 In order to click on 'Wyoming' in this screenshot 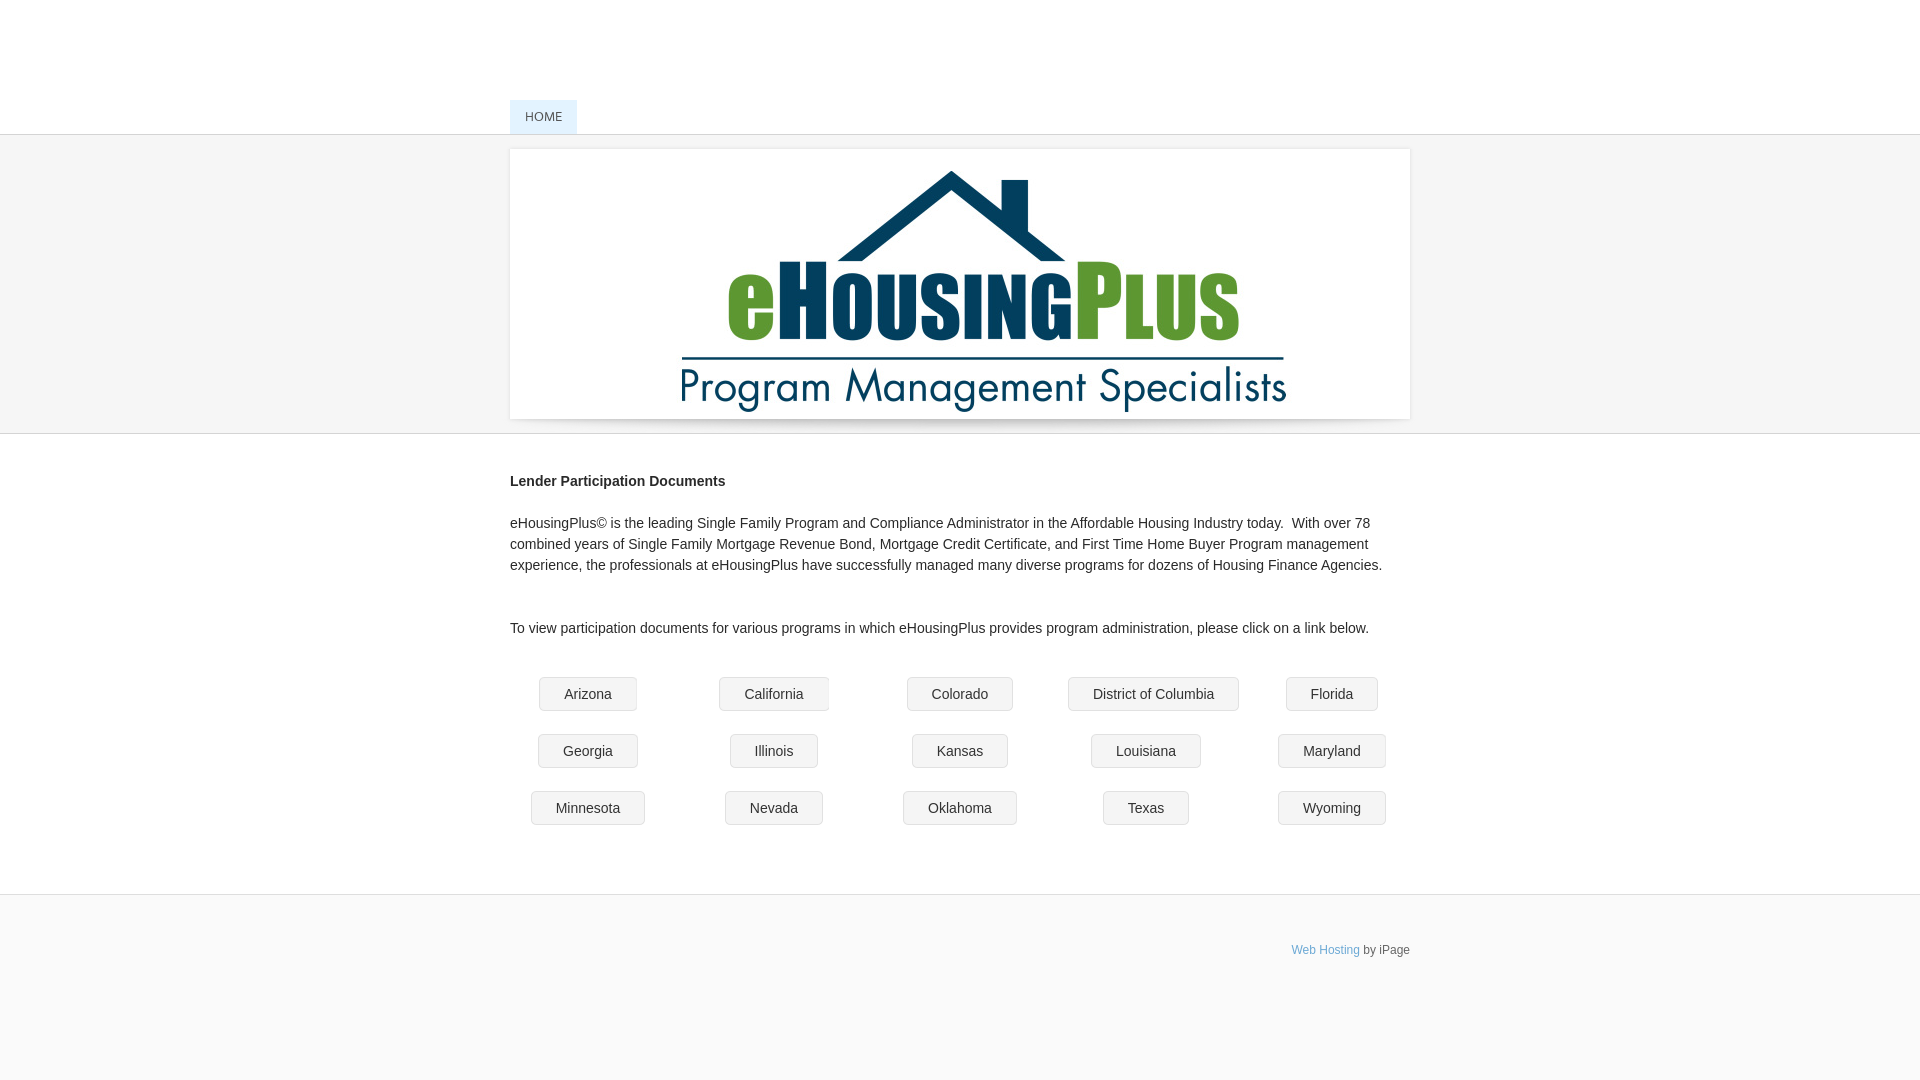, I will do `click(1332, 806)`.